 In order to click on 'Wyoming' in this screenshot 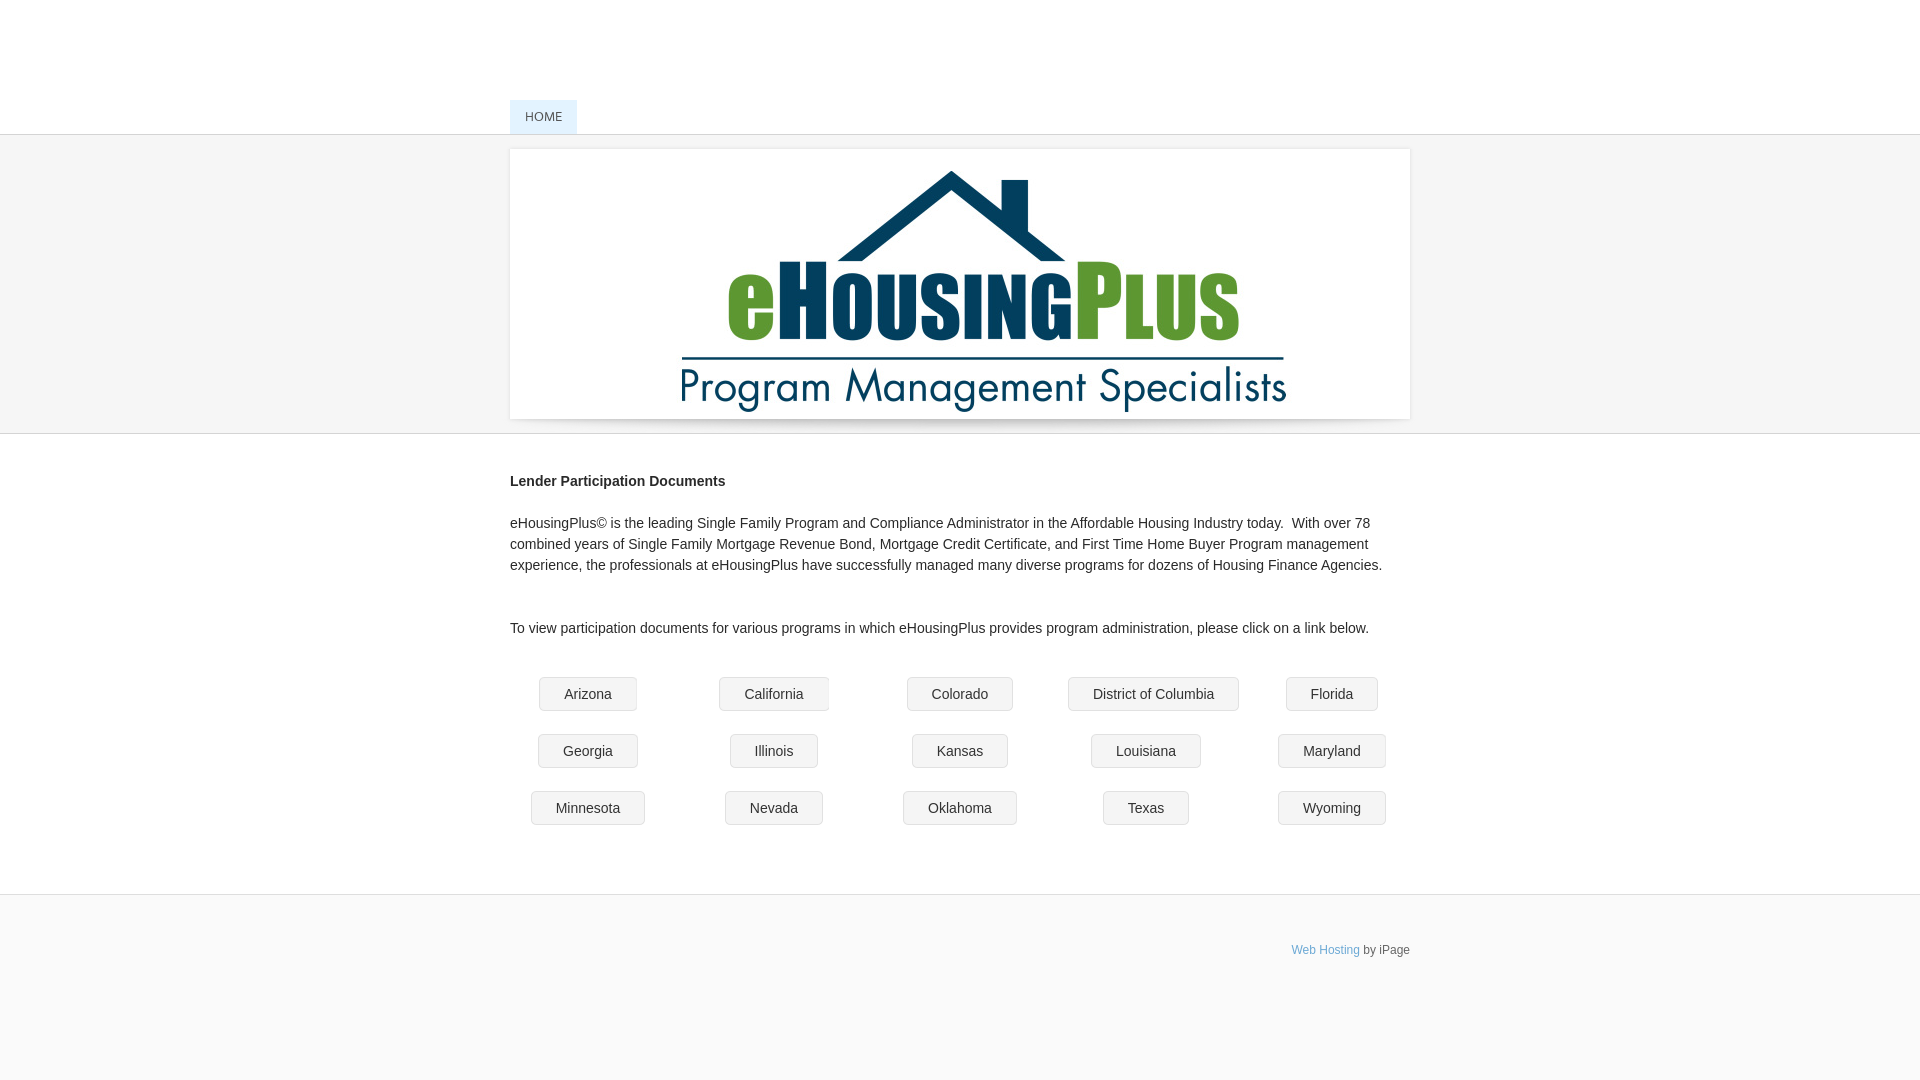, I will do `click(1332, 806)`.